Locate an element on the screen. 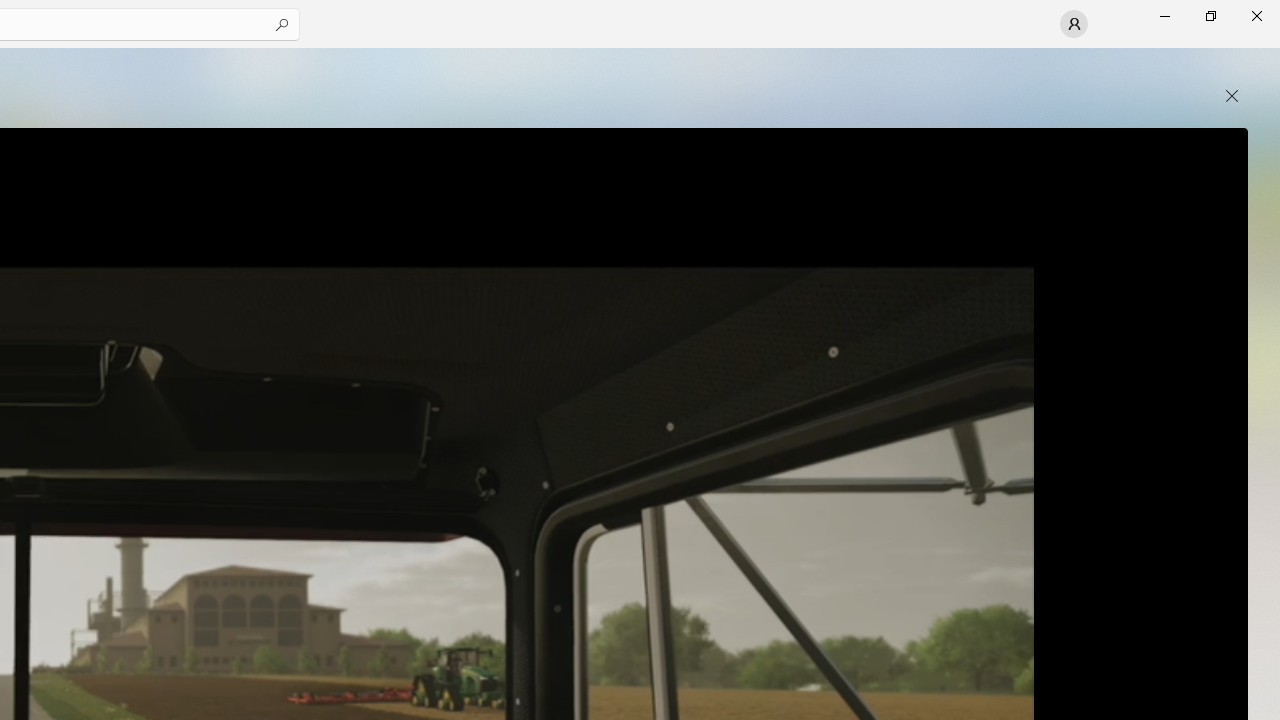 Image resolution: width=1280 pixels, height=720 pixels. 'User profile' is located at coordinates (1072, 24).